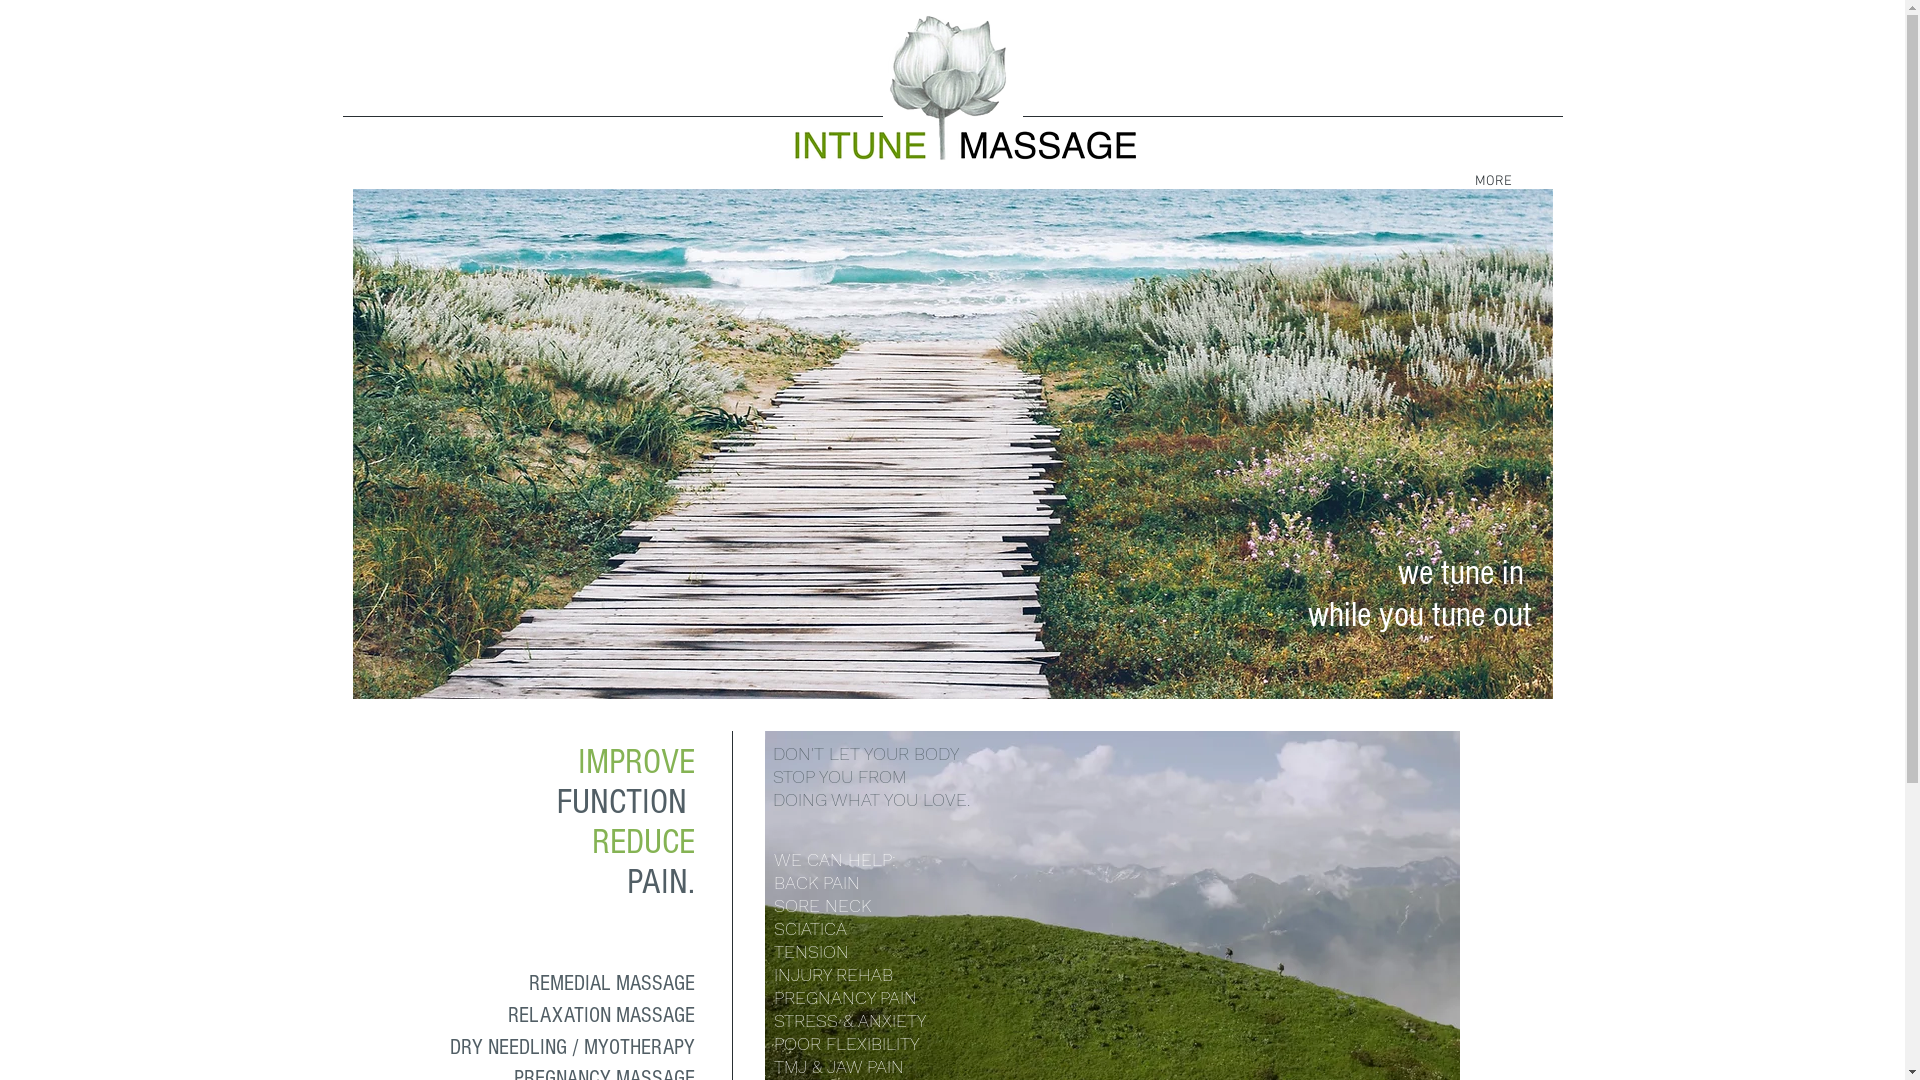  Describe the element at coordinates (883, 1065) in the screenshot. I see `'PAIN'` at that location.